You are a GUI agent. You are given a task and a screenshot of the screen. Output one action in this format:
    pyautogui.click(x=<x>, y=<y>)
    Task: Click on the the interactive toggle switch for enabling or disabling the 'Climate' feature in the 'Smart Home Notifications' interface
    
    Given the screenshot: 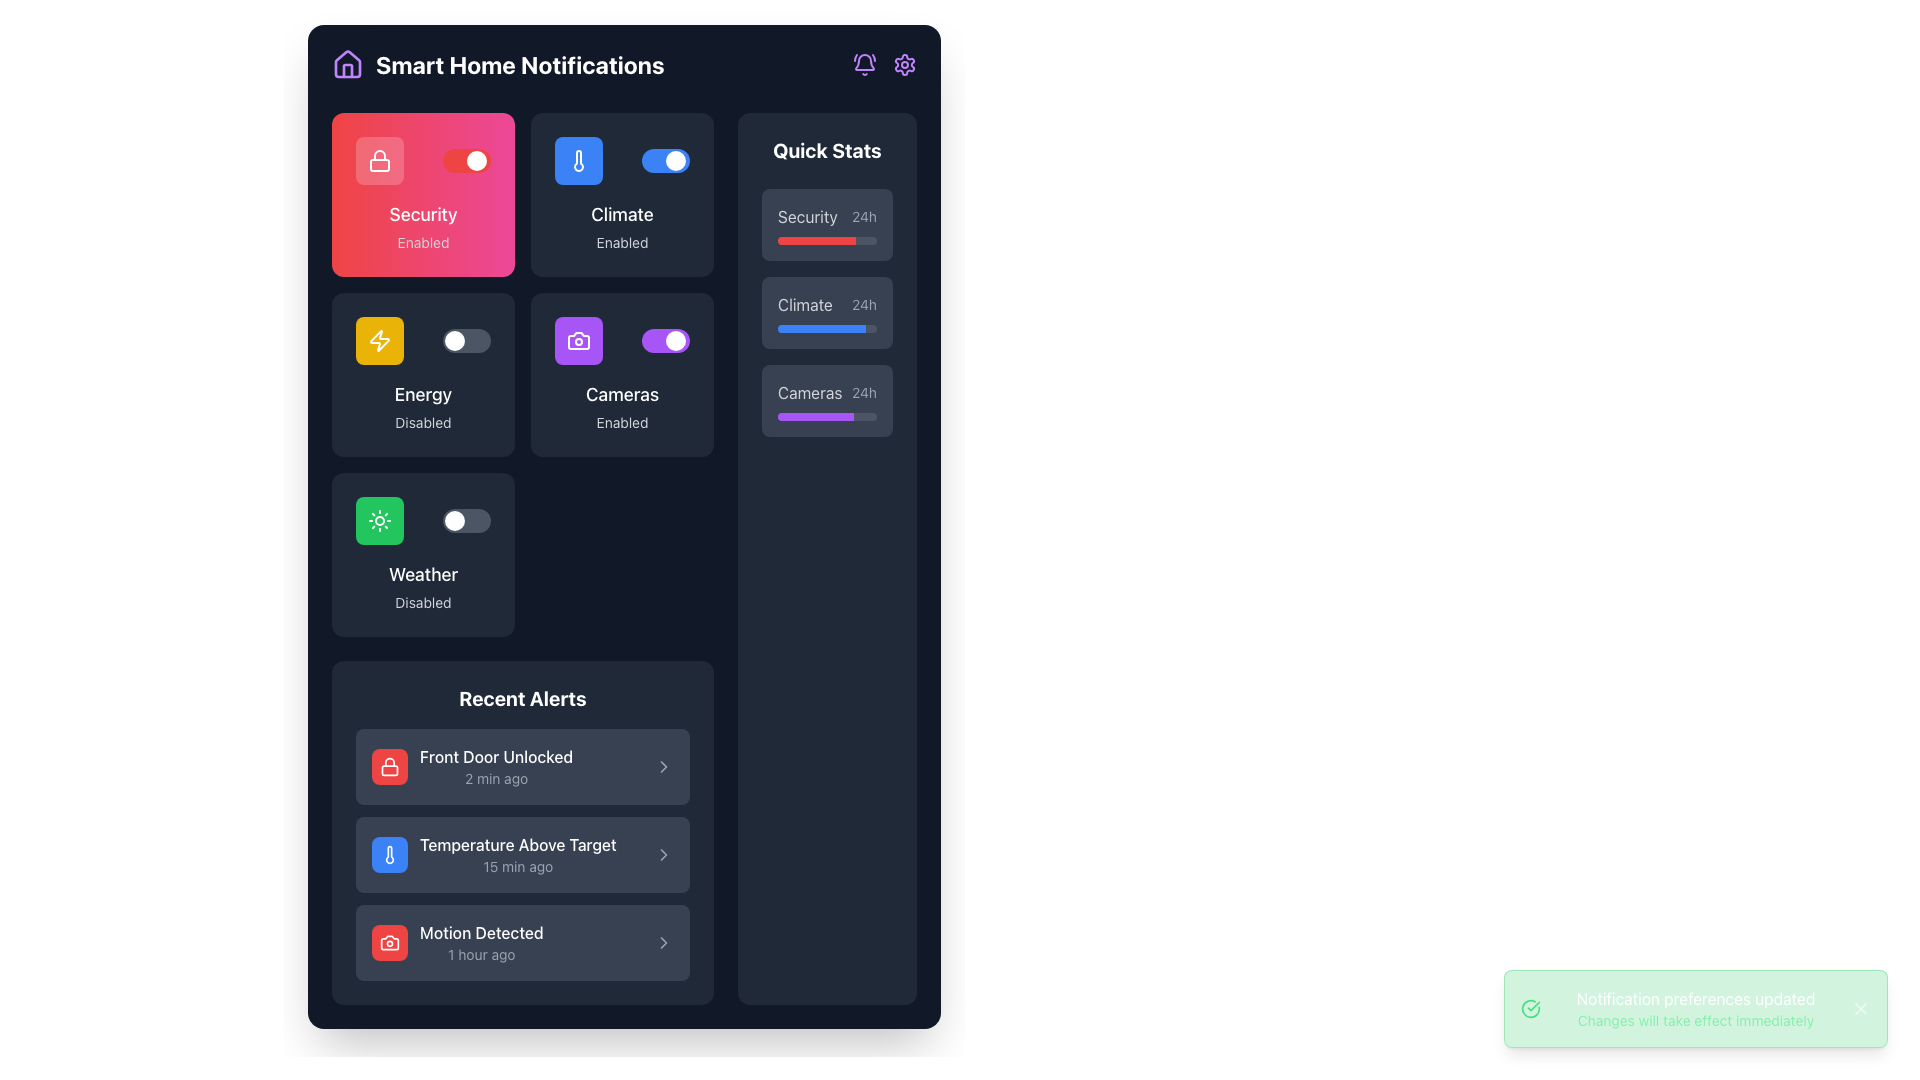 What is the action you would take?
    pyautogui.click(x=666, y=160)
    